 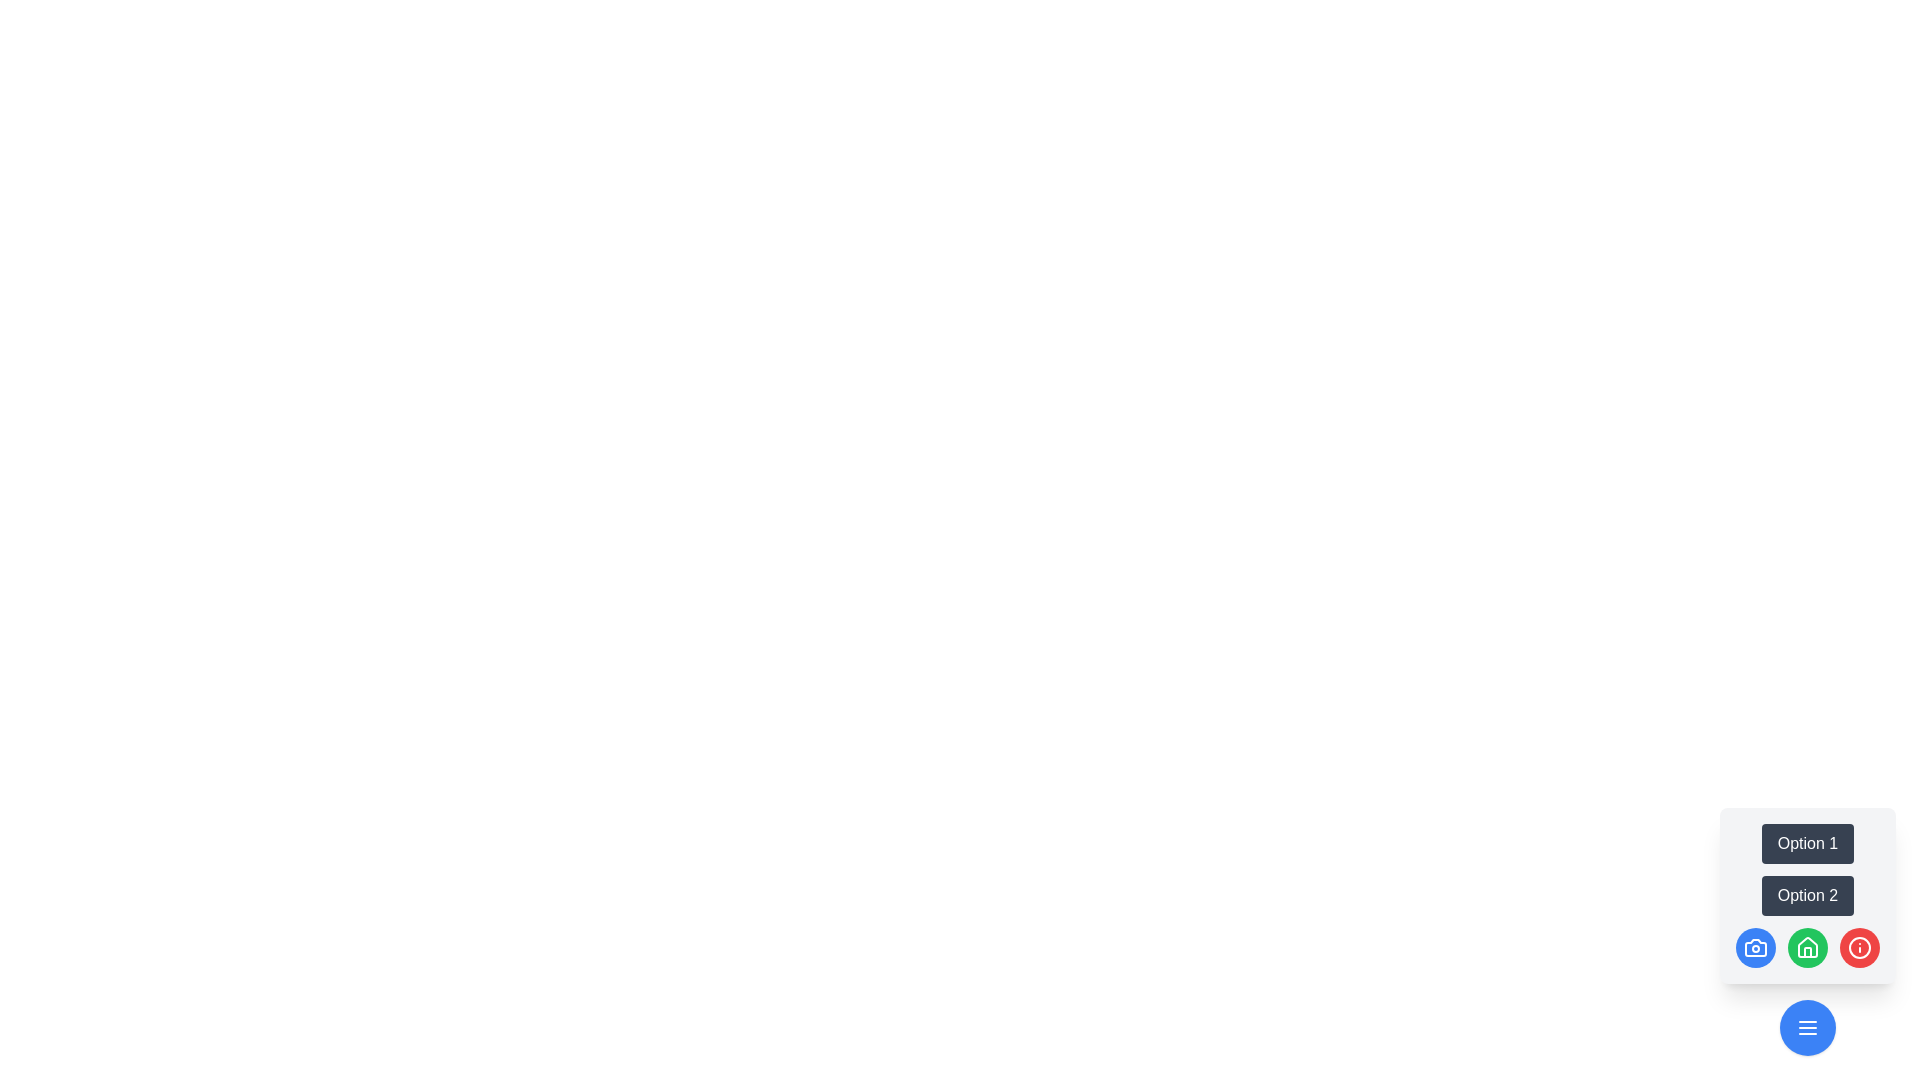 I want to click on the leftmost circular icon located near the bottom-right corner of the interface, so click(x=1755, y=947).